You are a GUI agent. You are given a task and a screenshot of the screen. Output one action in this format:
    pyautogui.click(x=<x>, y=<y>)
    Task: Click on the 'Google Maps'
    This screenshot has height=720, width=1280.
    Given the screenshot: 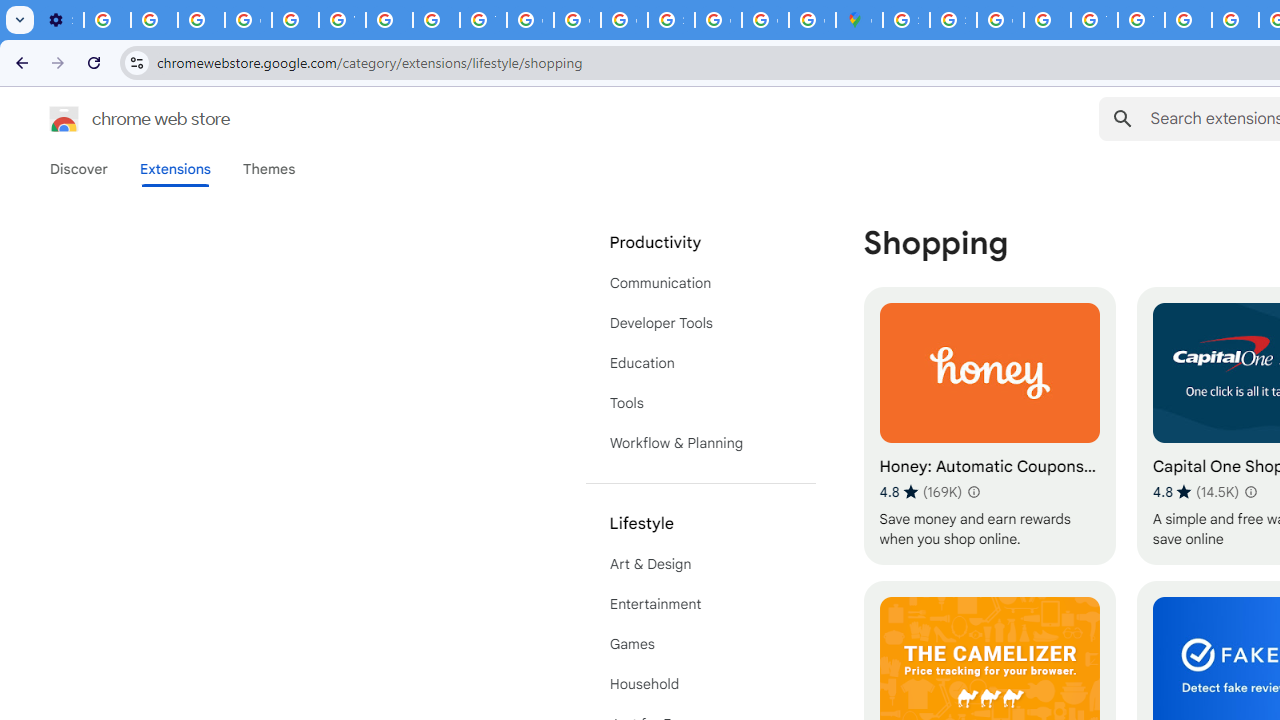 What is the action you would take?
    pyautogui.click(x=859, y=20)
    